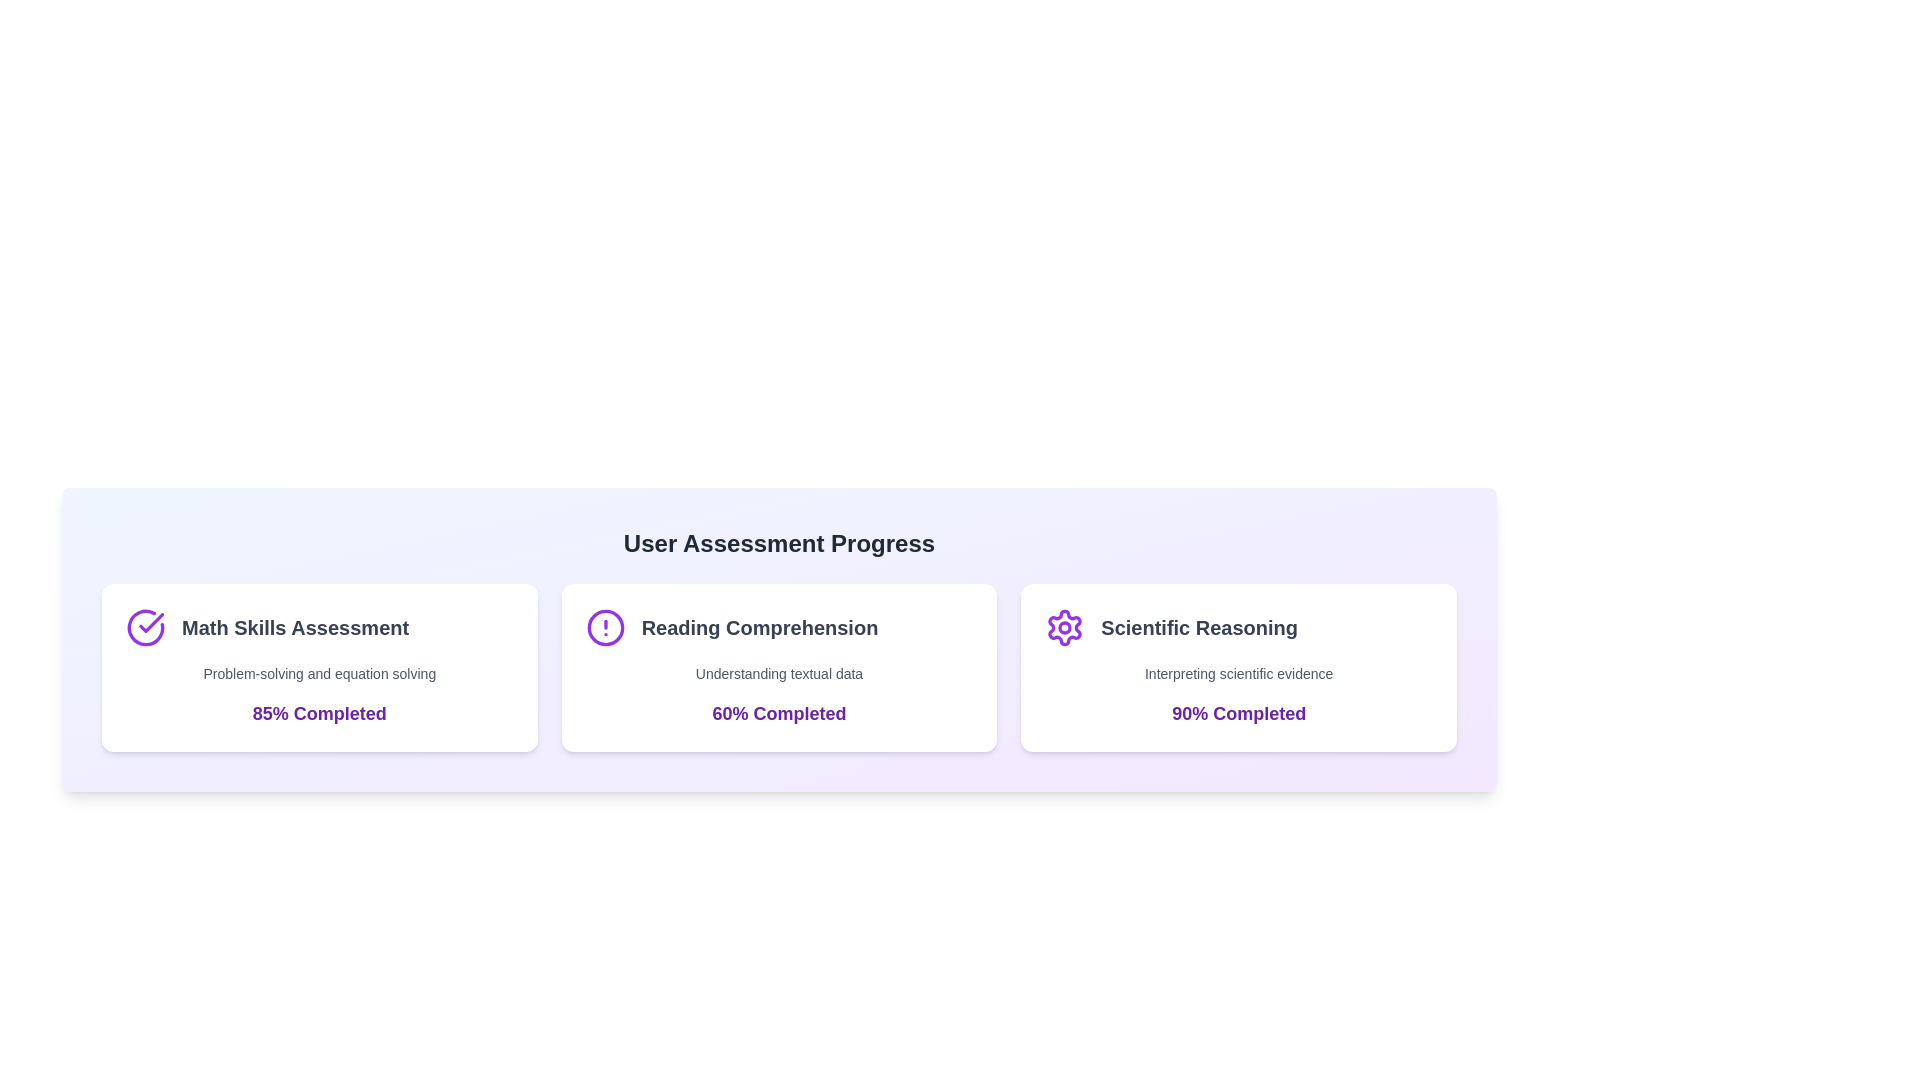 Image resolution: width=1920 pixels, height=1080 pixels. I want to click on displayed information on the progress indicator card for the 'Scientific Reasoning' assessment, which is the third card in a horizontal layout of three cards, so click(1238, 667).